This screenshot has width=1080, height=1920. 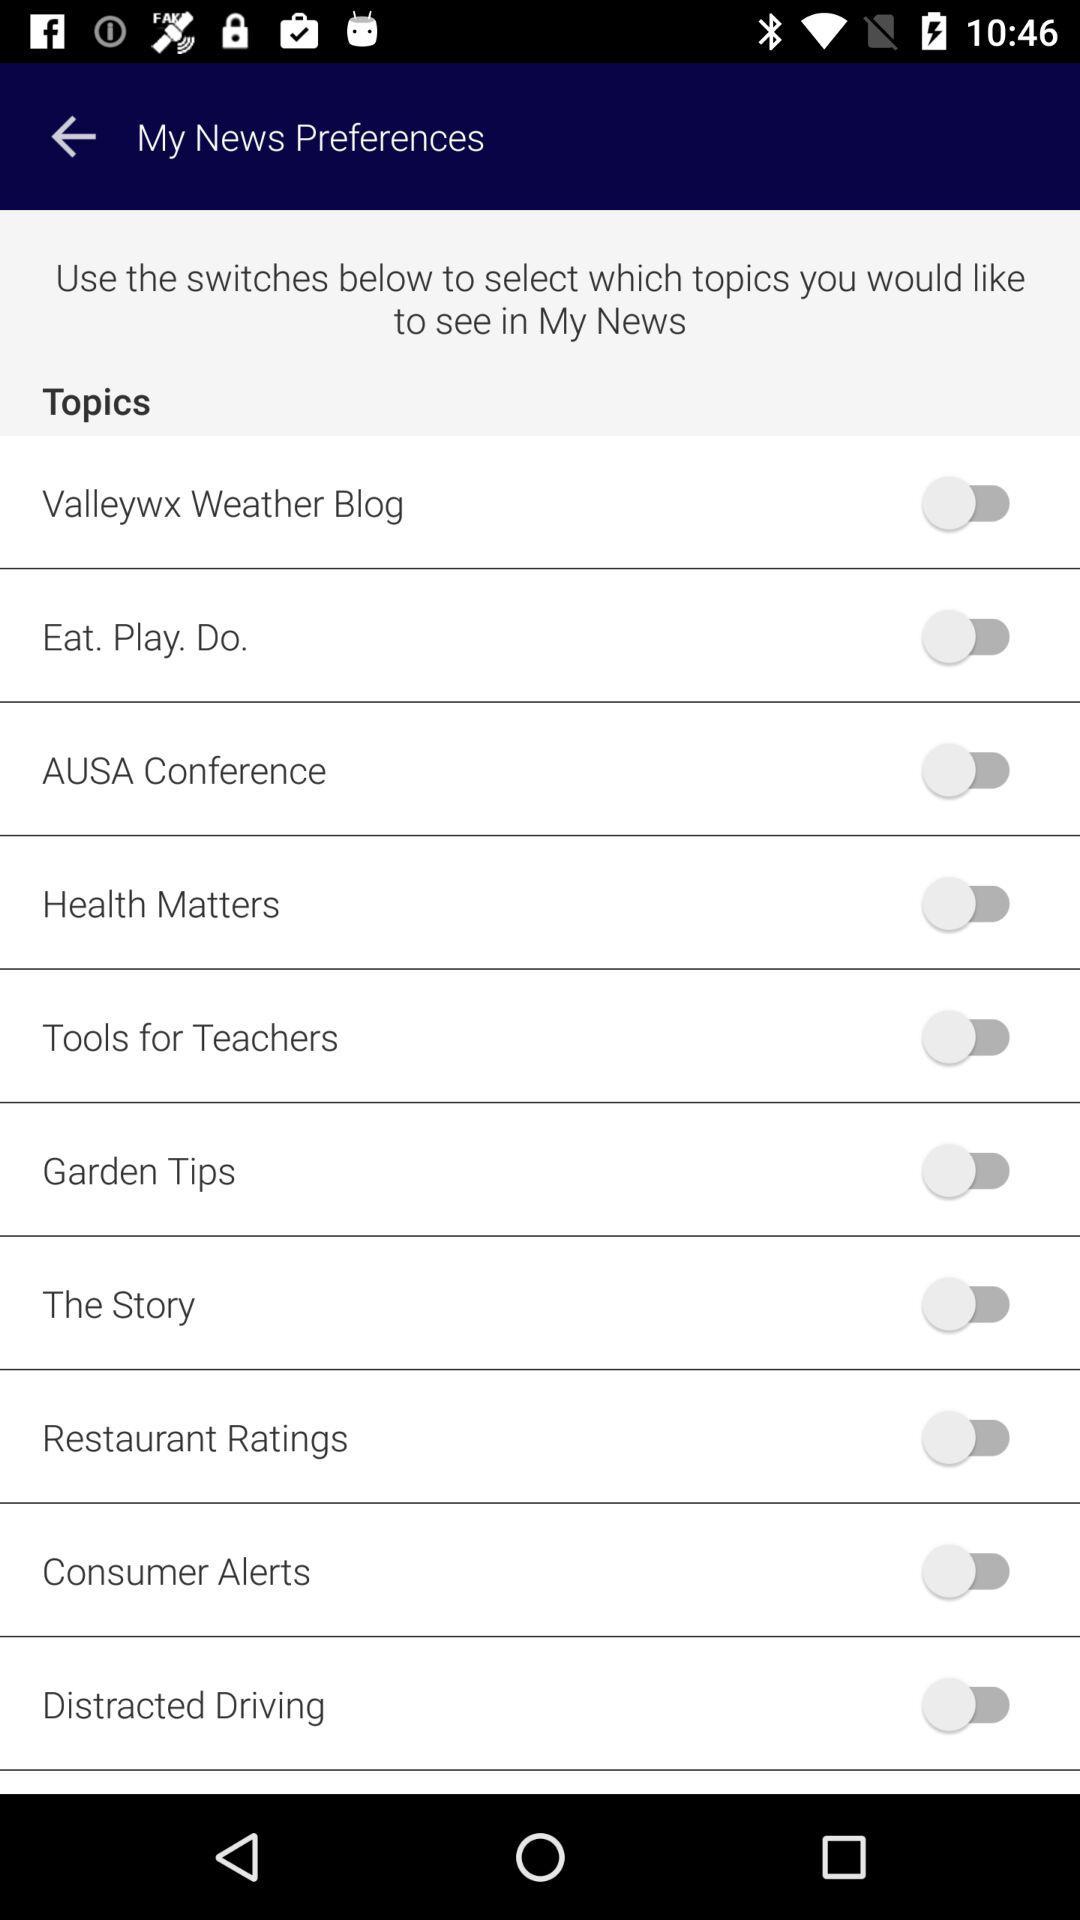 I want to click on choose topic, so click(x=974, y=1703).